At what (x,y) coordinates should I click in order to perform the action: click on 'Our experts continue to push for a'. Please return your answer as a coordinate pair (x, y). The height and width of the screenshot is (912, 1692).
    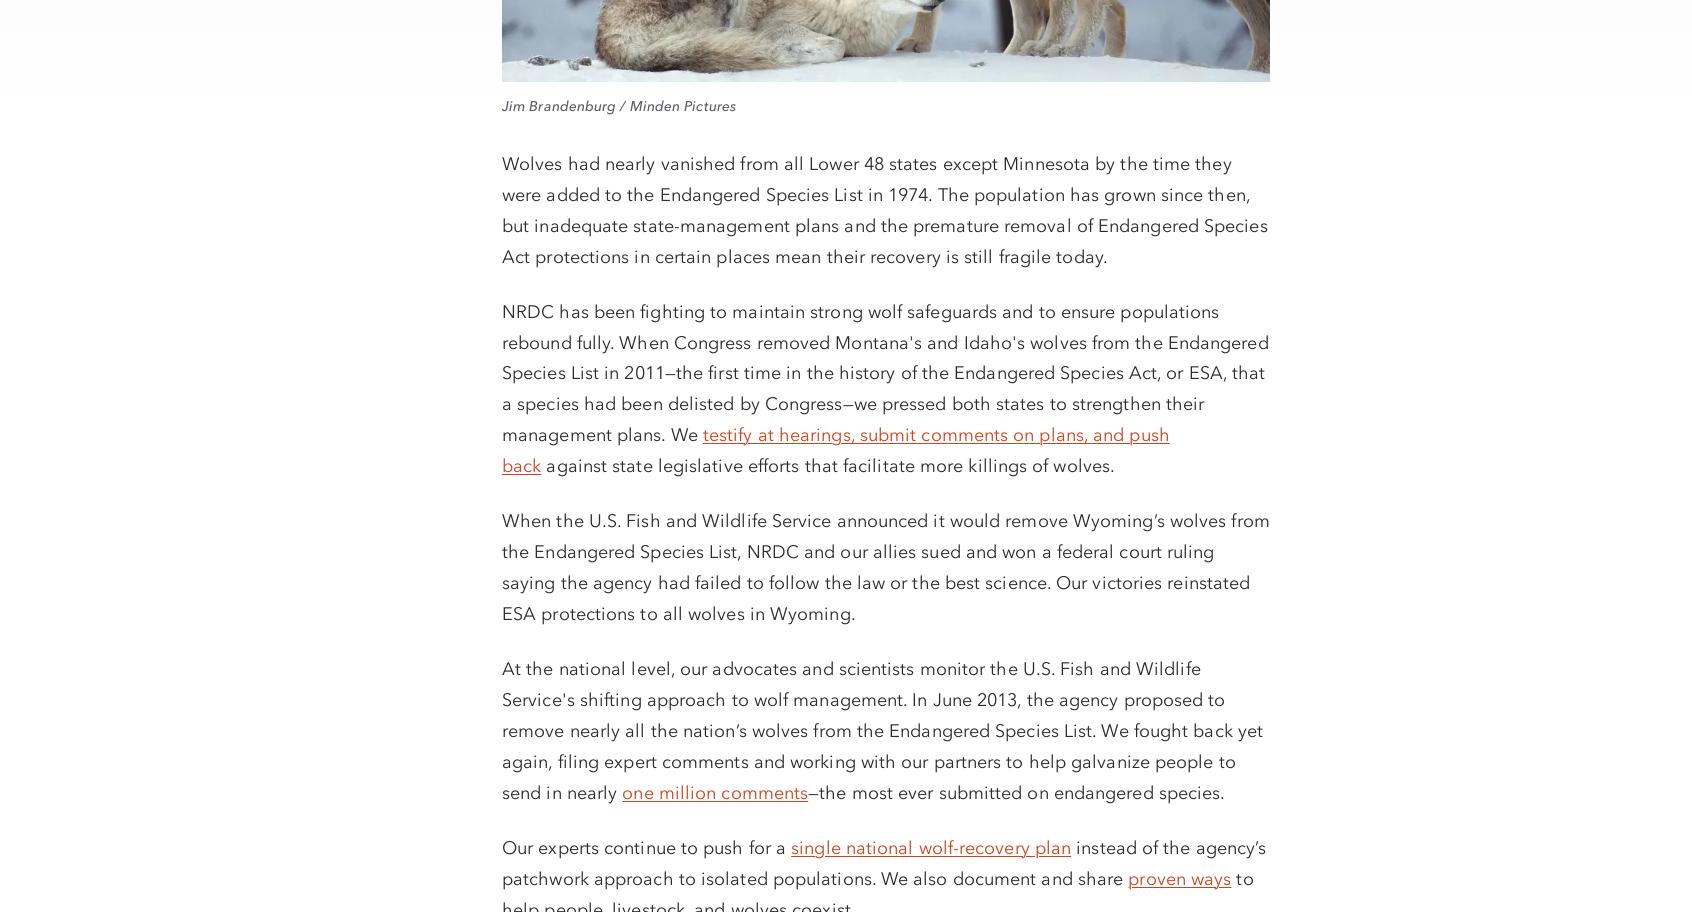
    Looking at the image, I should click on (646, 846).